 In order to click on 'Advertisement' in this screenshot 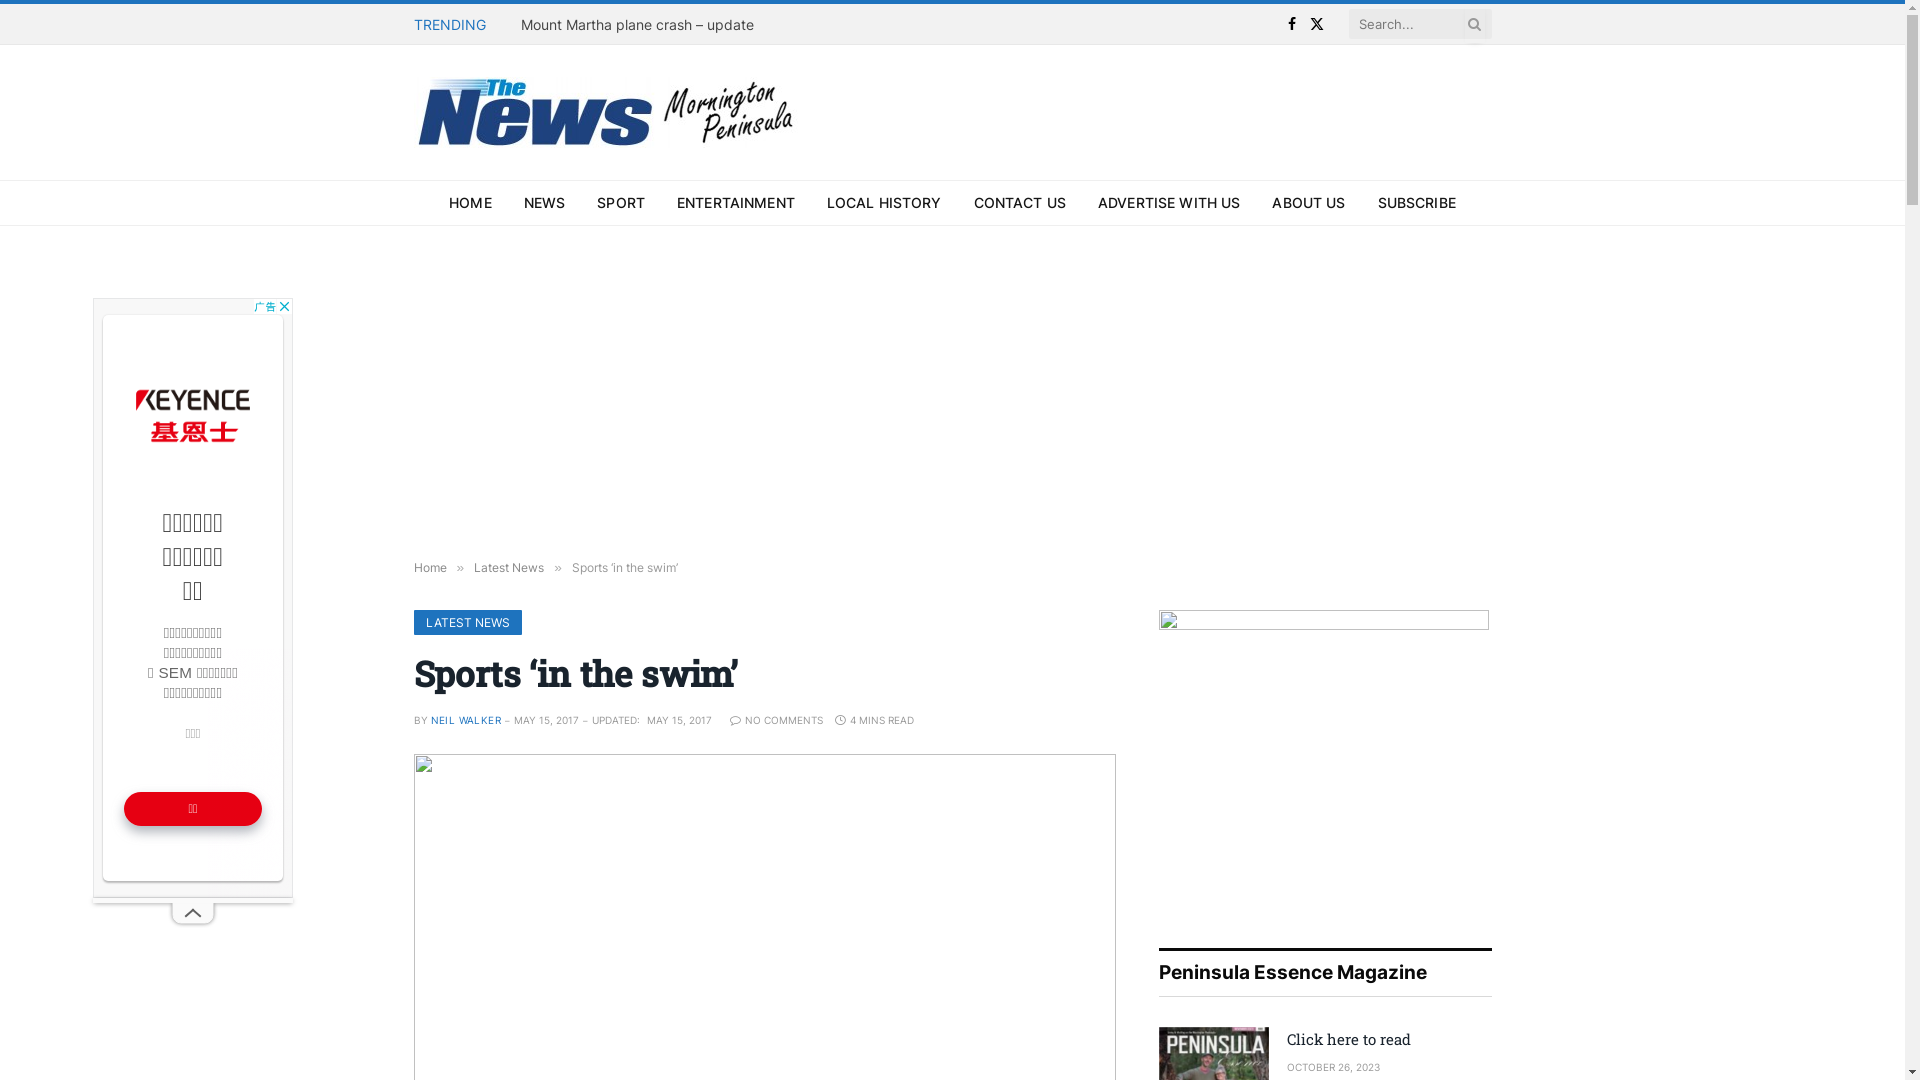, I will do `click(192, 596)`.